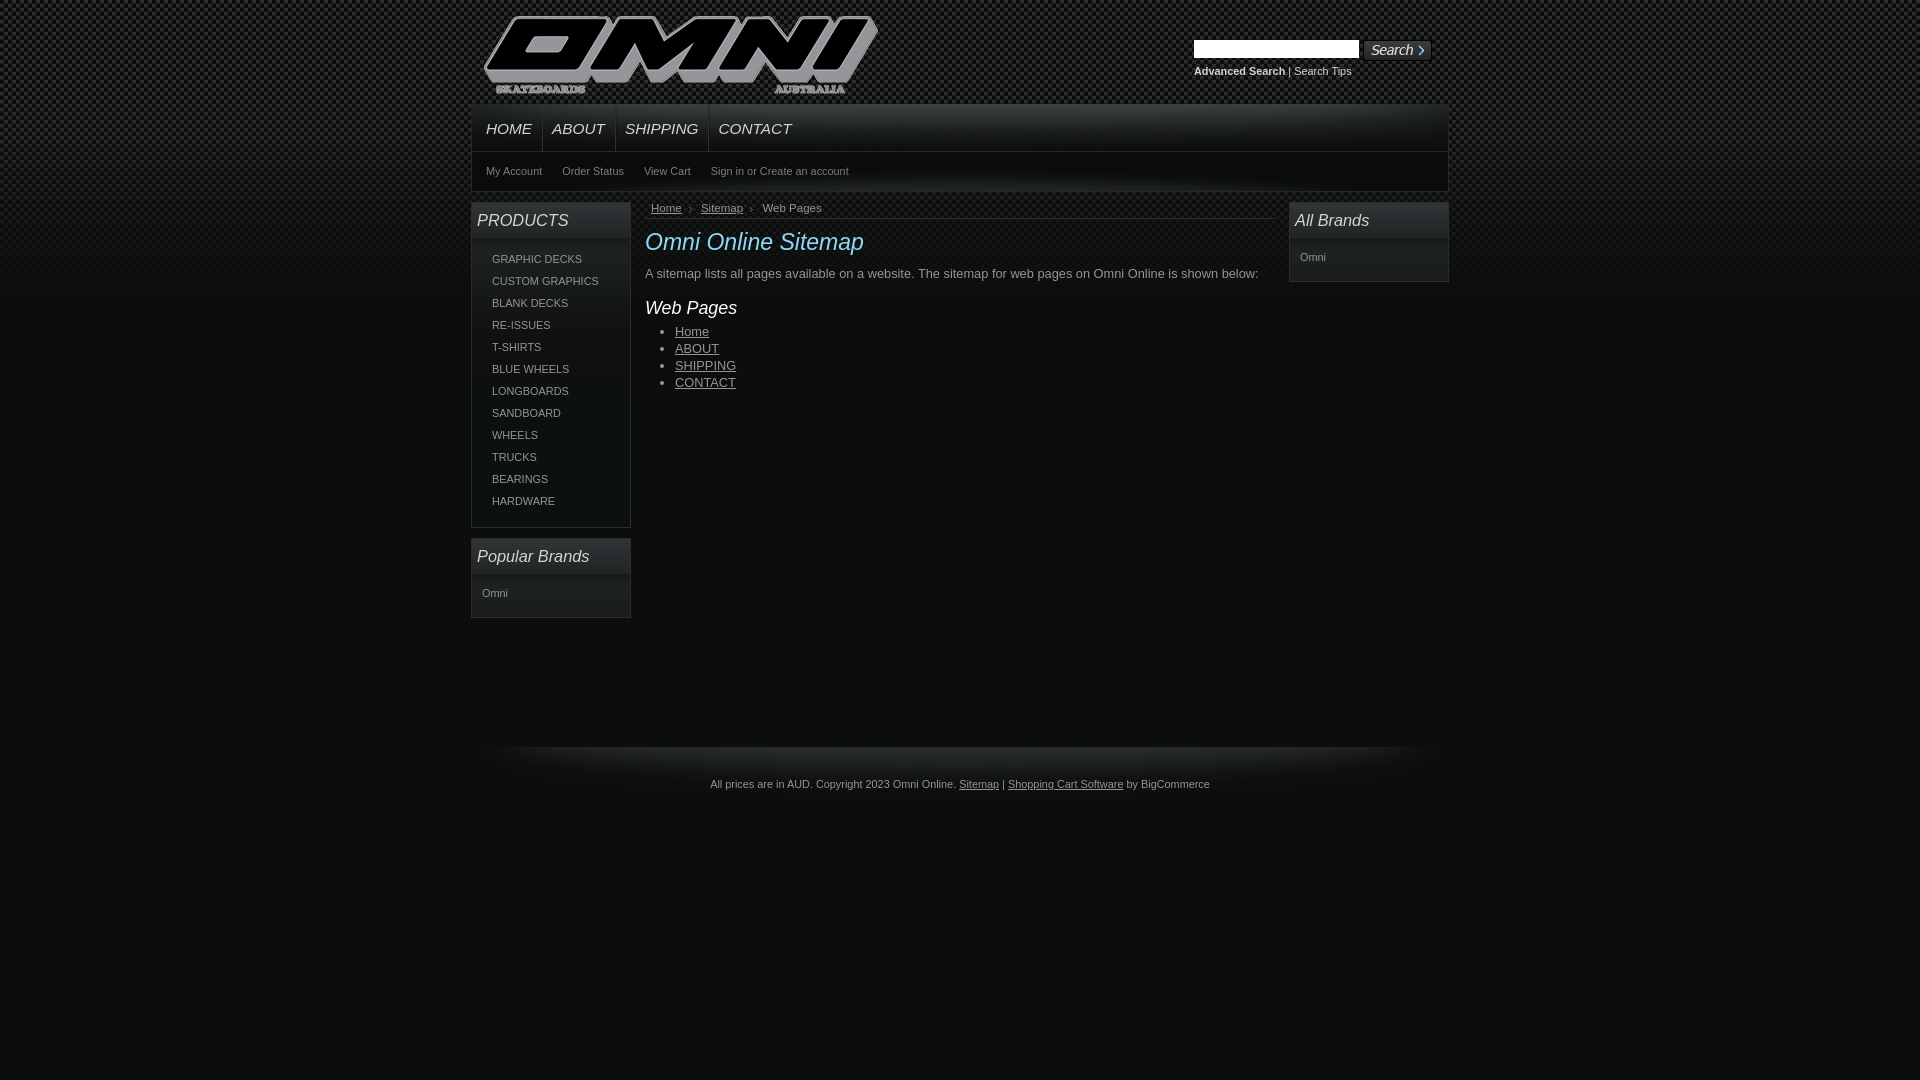 The image size is (1920, 1080). Describe the element at coordinates (469, 127) in the screenshot. I see `'HOME'` at that location.